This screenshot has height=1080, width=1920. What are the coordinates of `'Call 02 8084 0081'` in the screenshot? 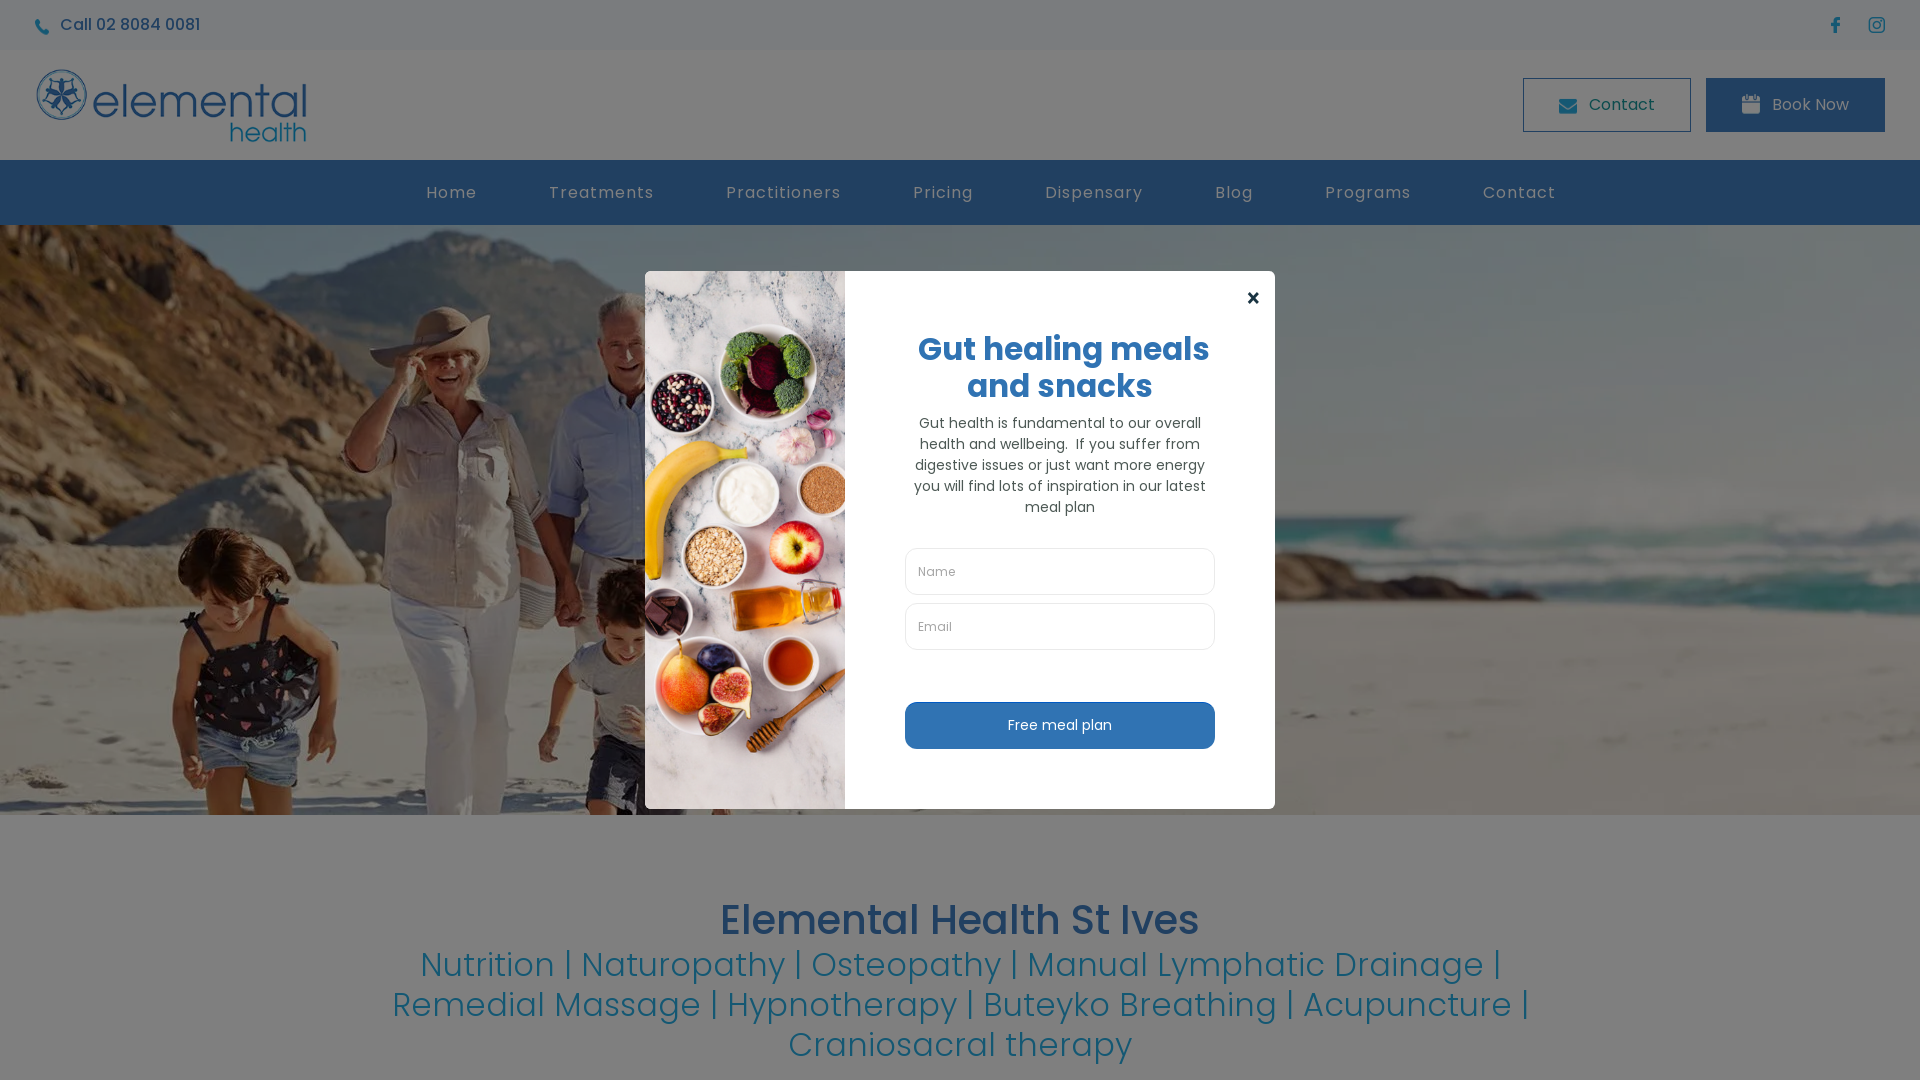 It's located at (34, 24).